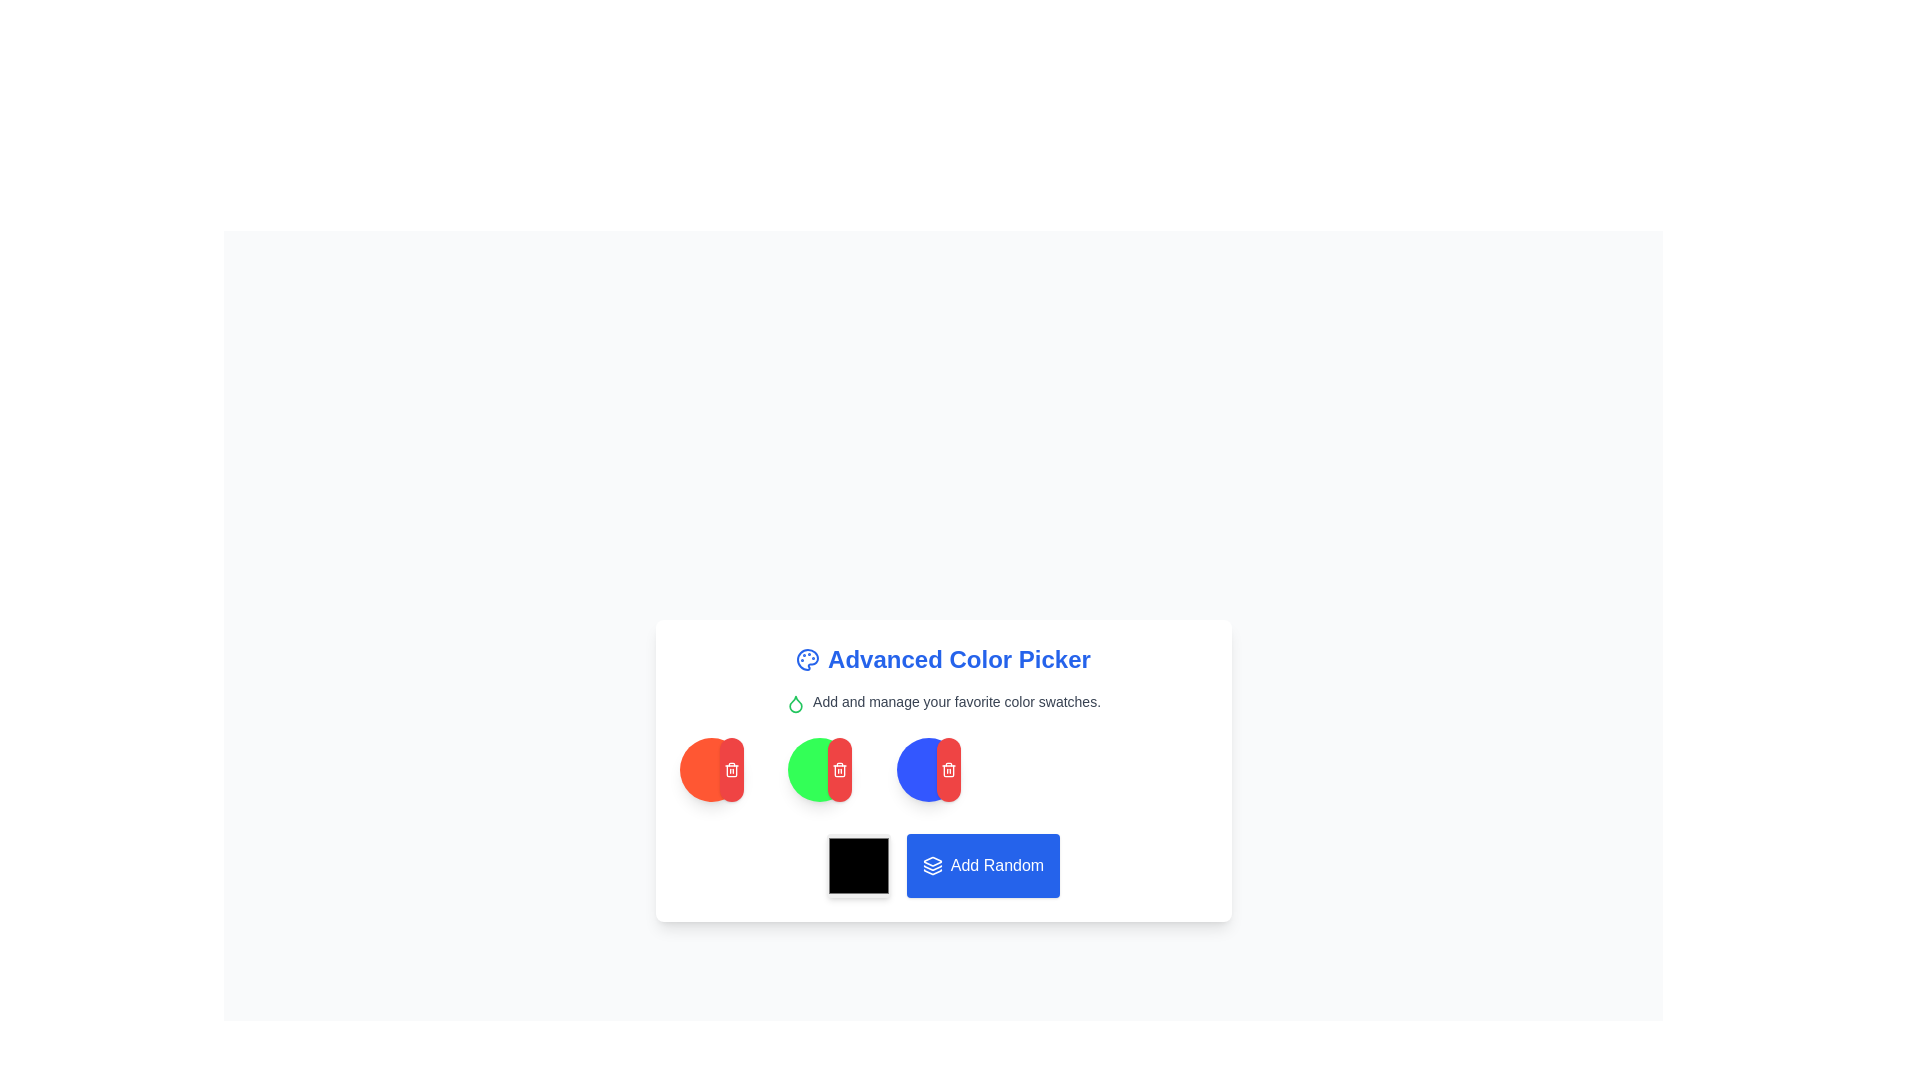 The image size is (1920, 1080). Describe the element at coordinates (795, 702) in the screenshot. I see `the color or liquid concept icon located to the left of the text 'Add and manage your favorite color swatches.'` at that location.